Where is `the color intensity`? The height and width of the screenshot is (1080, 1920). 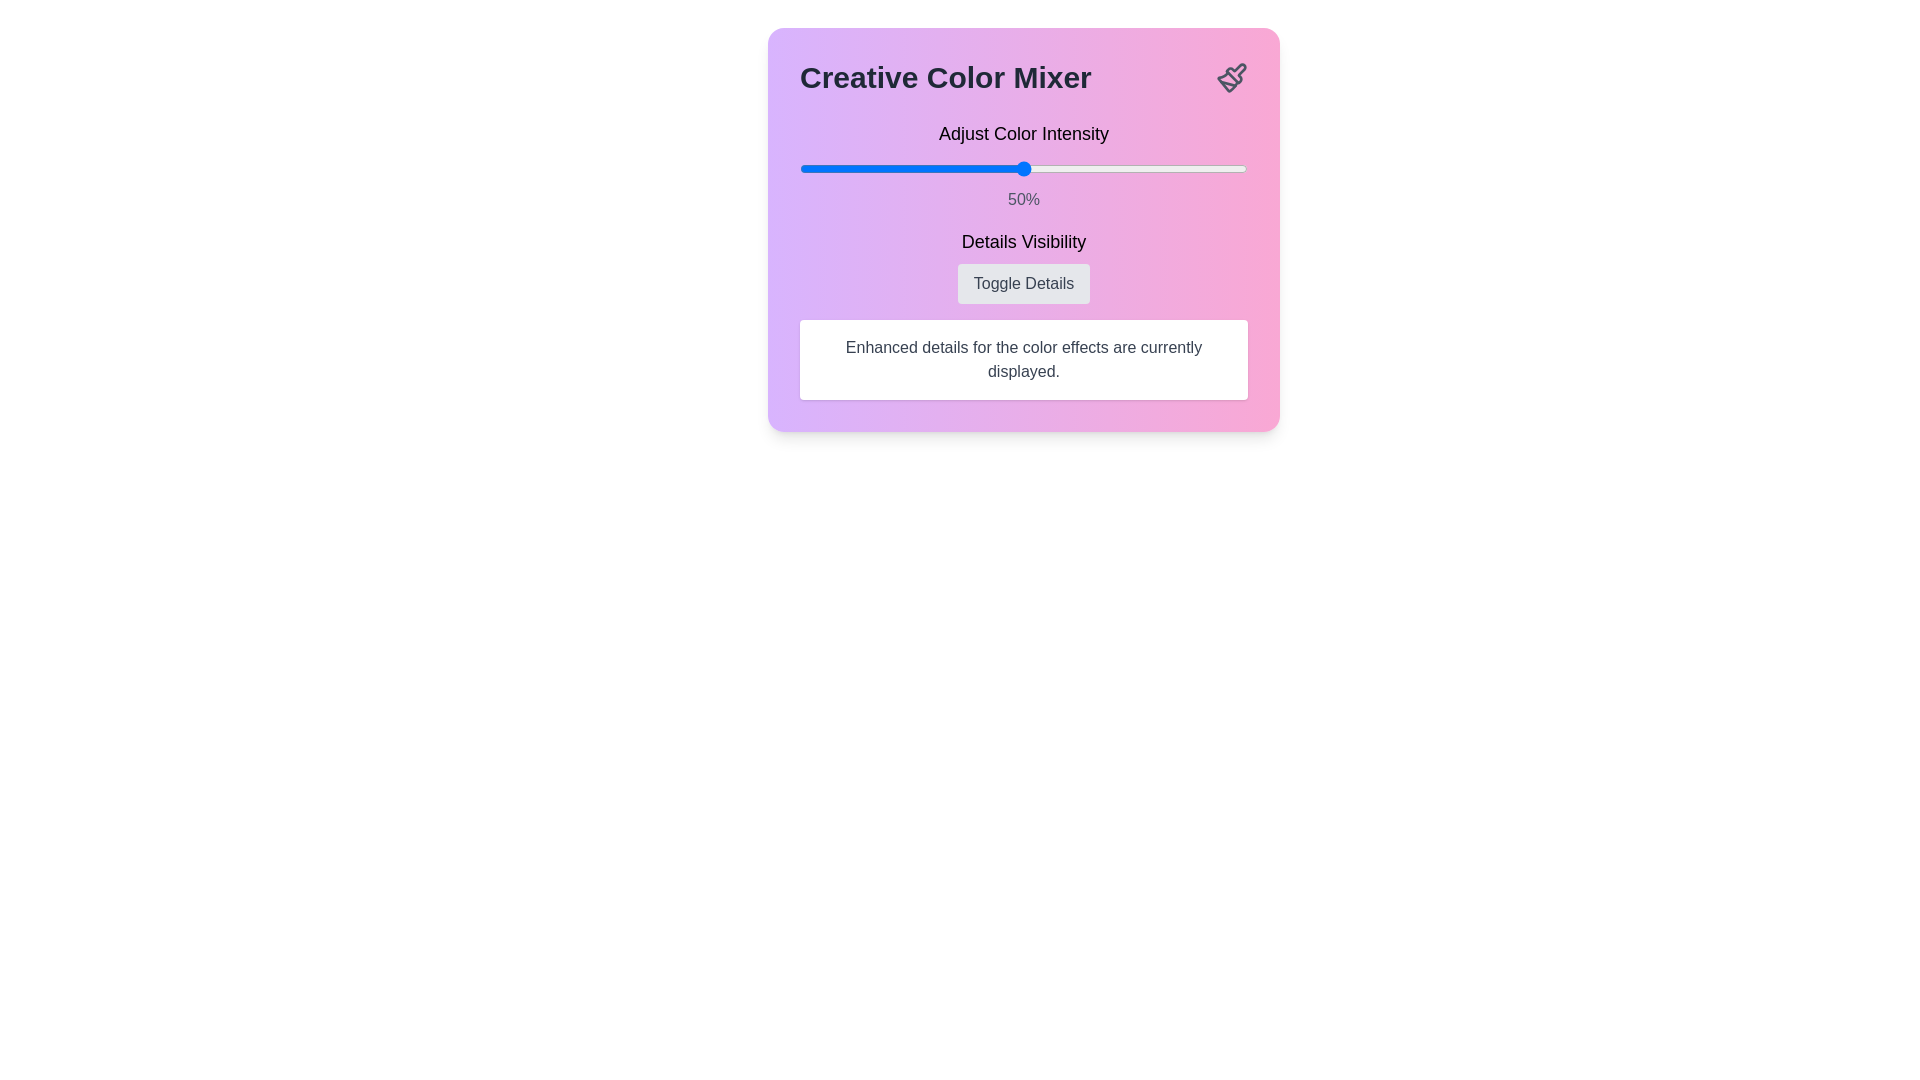
the color intensity is located at coordinates (1127, 168).